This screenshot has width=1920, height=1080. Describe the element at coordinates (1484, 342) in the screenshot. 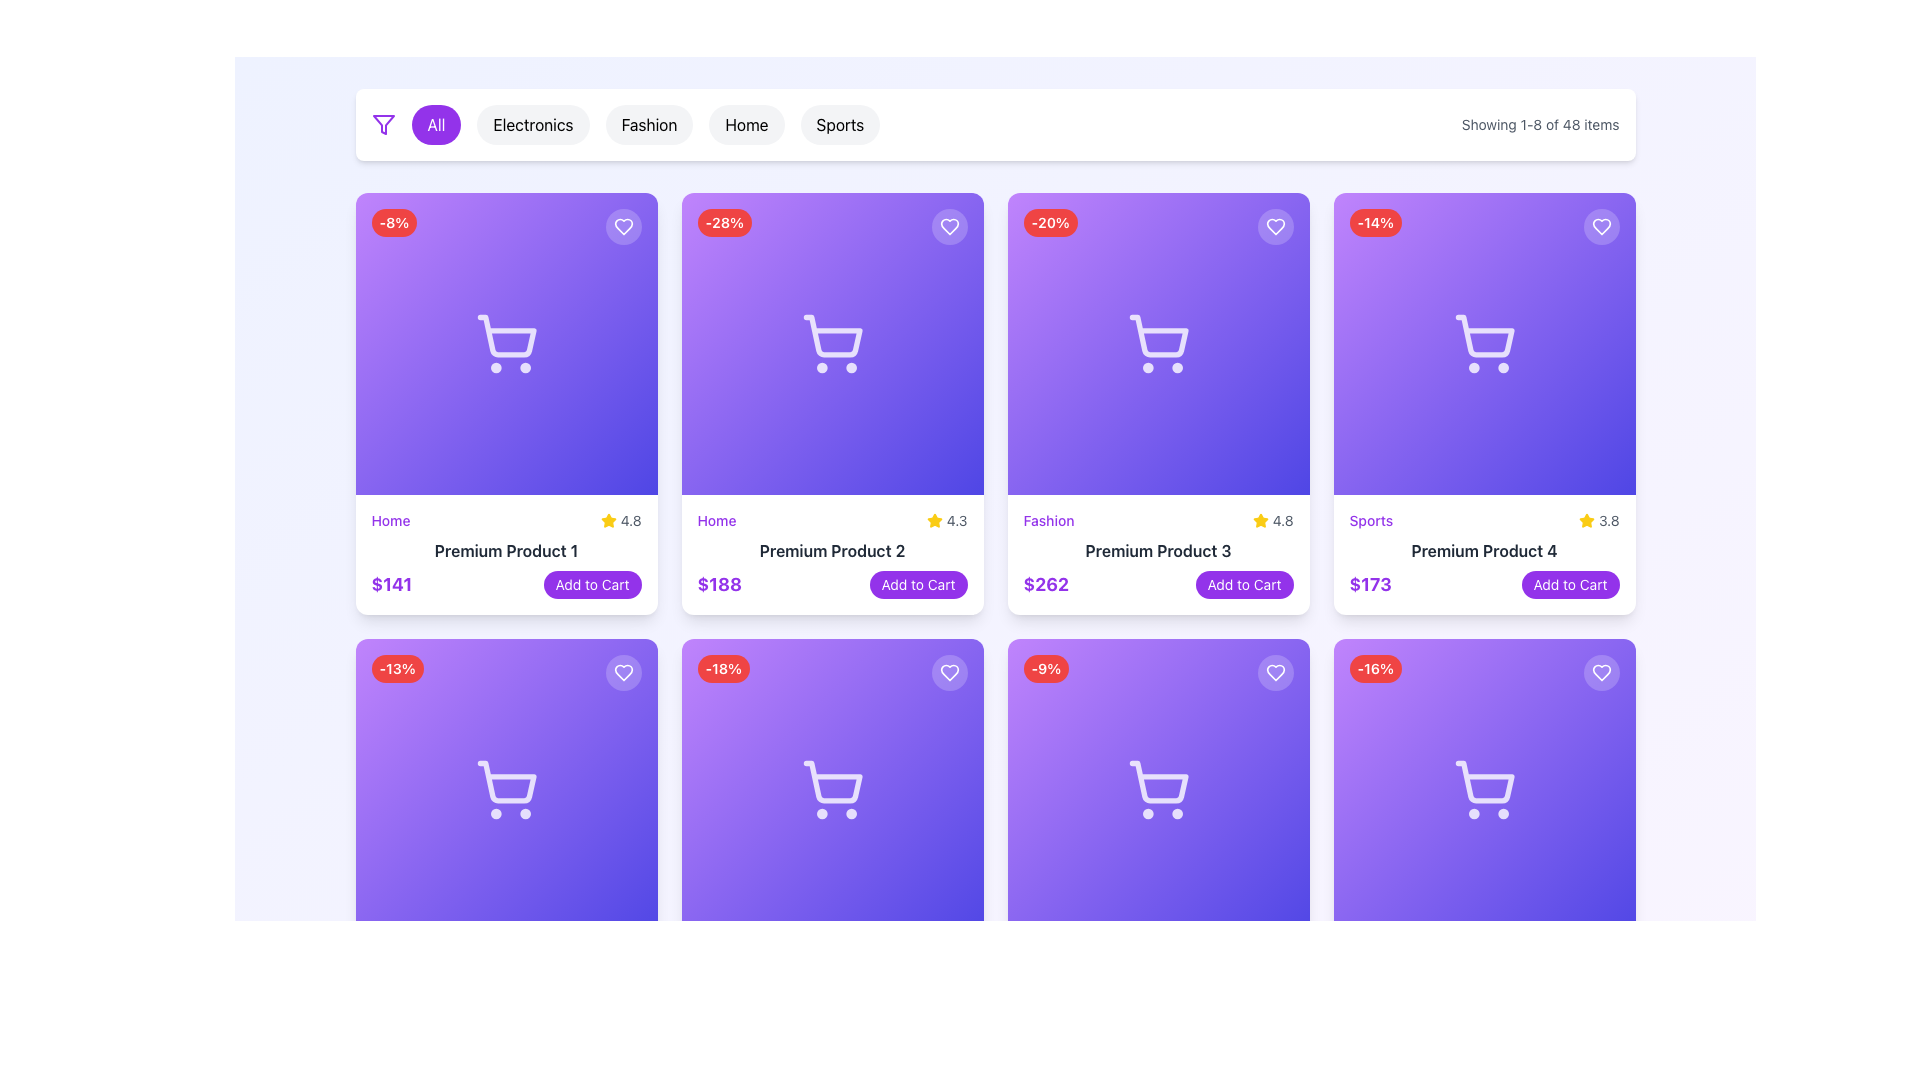

I see `the product display card for 'Premium Product 4', located in the top-right corner of the grid layout` at that location.